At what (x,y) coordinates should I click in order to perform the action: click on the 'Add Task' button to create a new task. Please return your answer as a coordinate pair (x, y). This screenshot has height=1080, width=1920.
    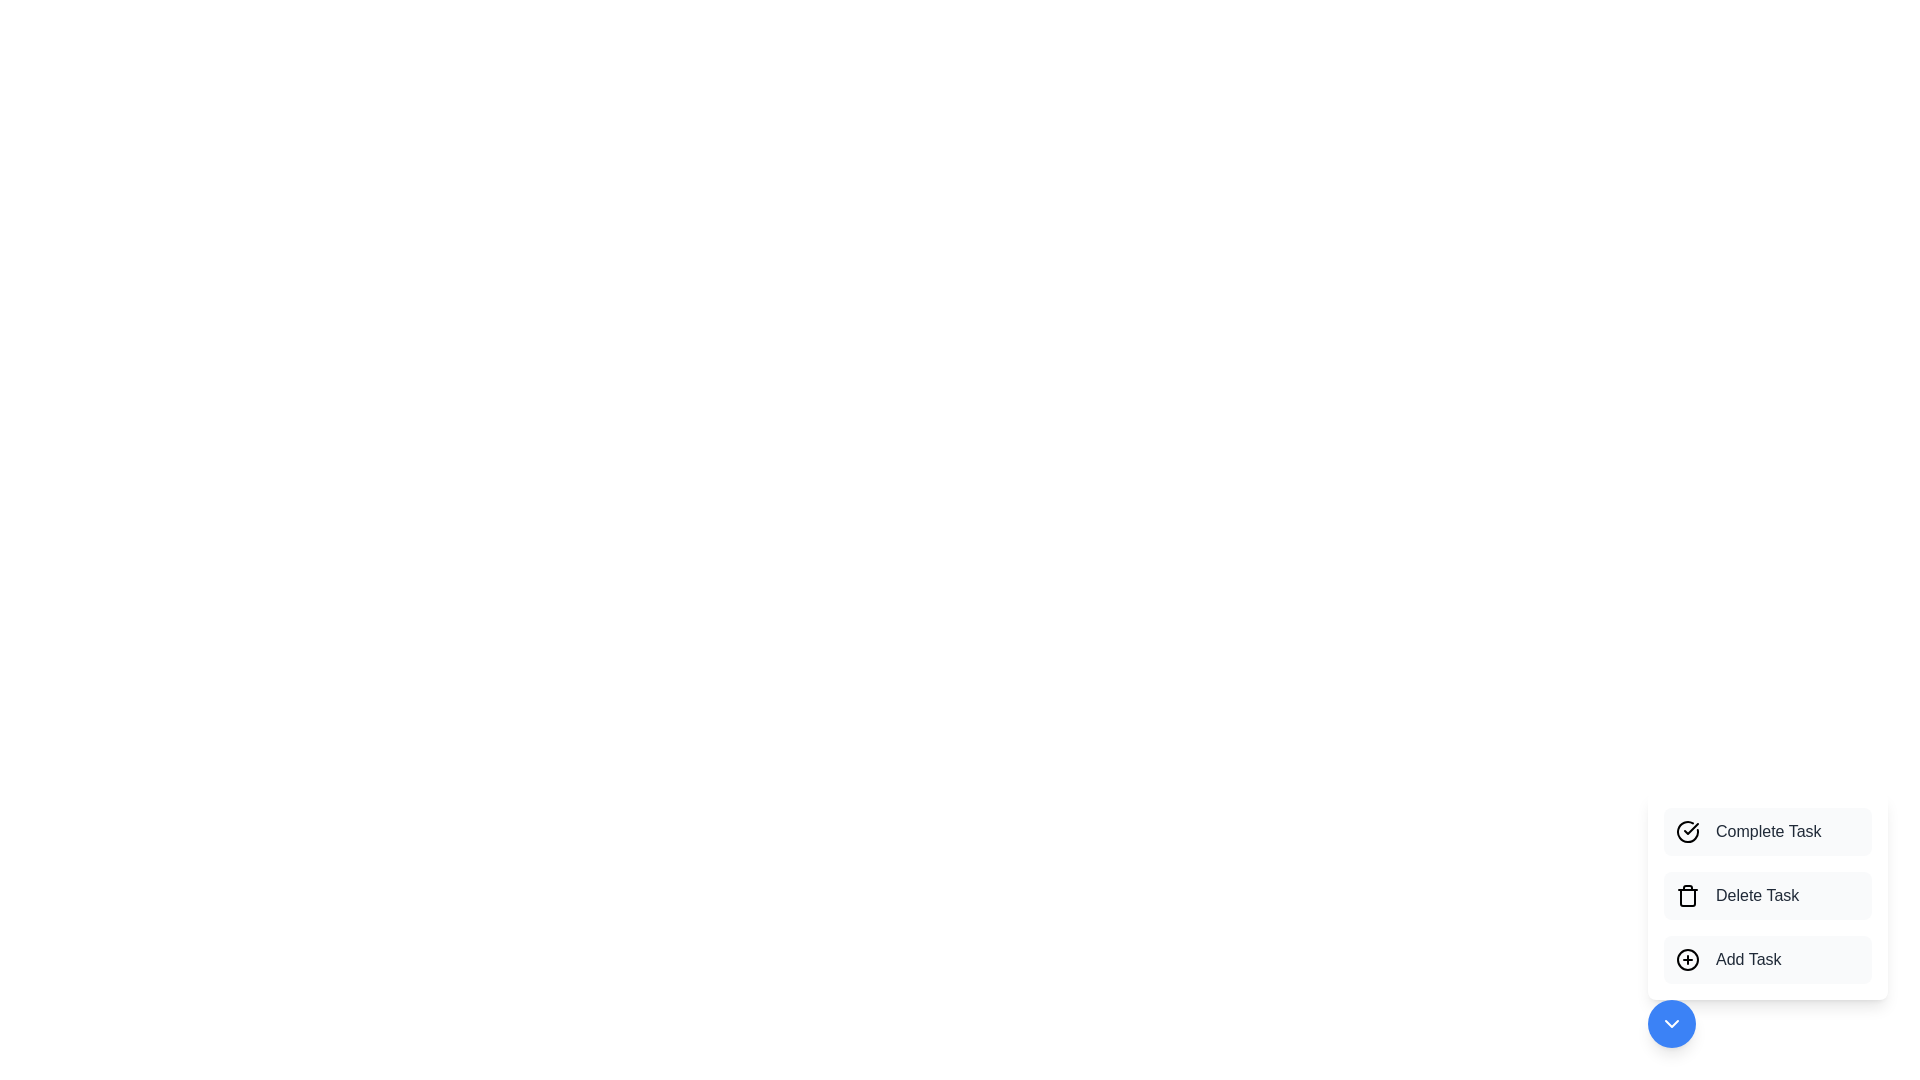
    Looking at the image, I should click on (1767, 959).